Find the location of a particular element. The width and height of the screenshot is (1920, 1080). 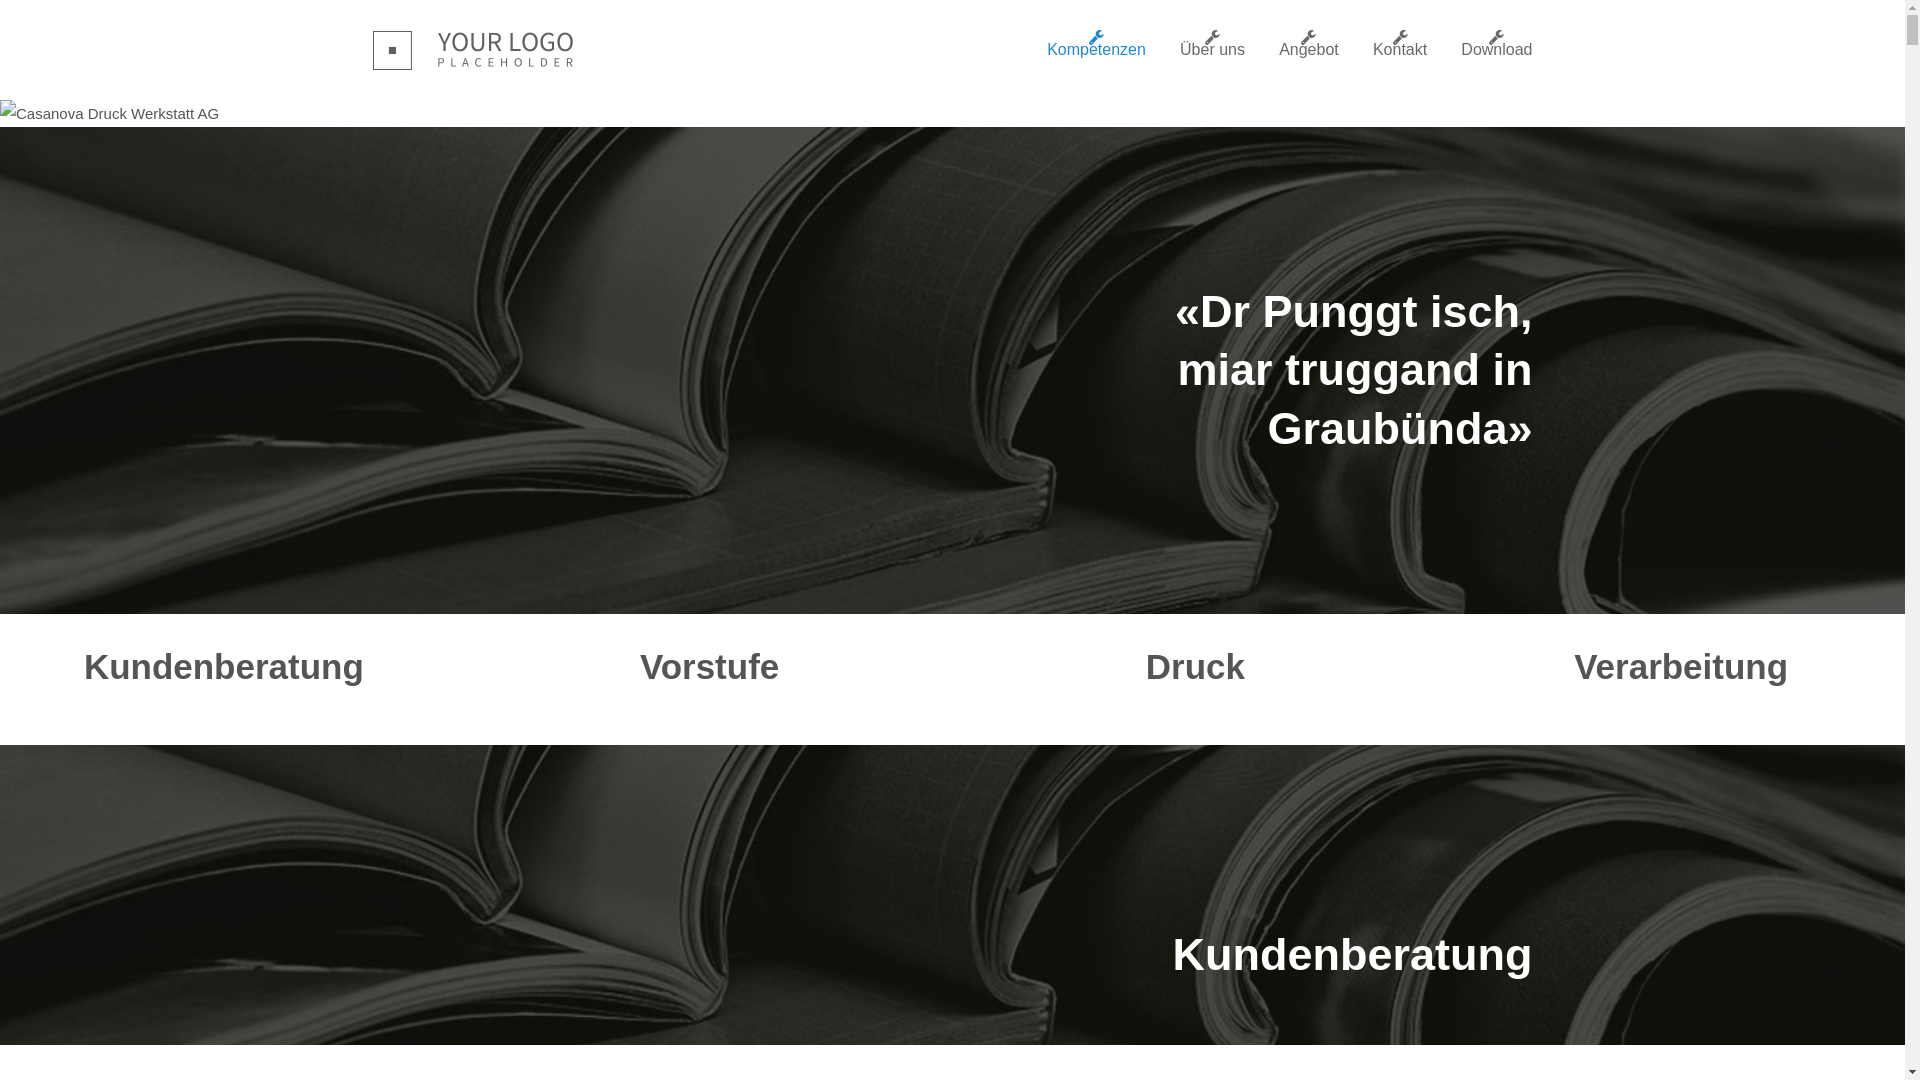

'Kontakt' is located at coordinates (1399, 49).